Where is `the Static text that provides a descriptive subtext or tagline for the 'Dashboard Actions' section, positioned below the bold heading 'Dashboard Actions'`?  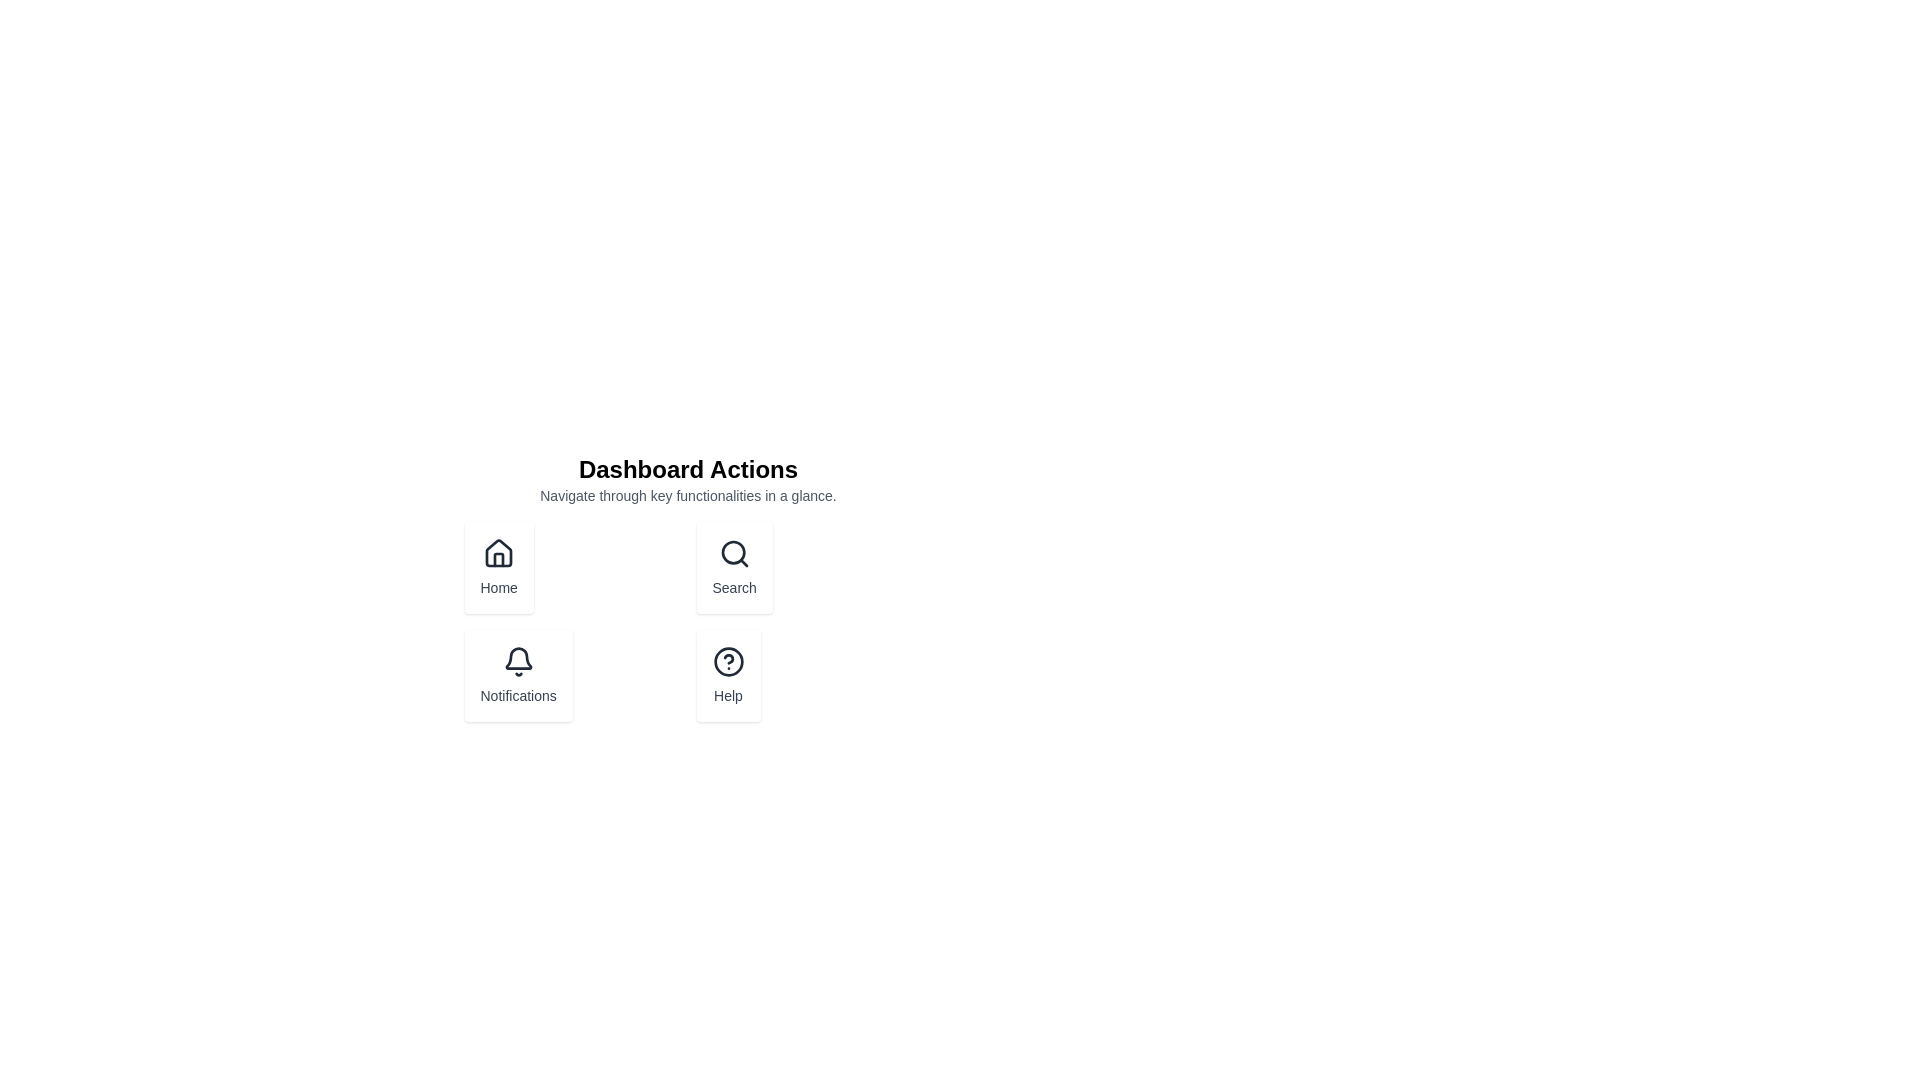 the Static text that provides a descriptive subtext or tagline for the 'Dashboard Actions' section, positioned below the bold heading 'Dashboard Actions' is located at coordinates (688, 495).